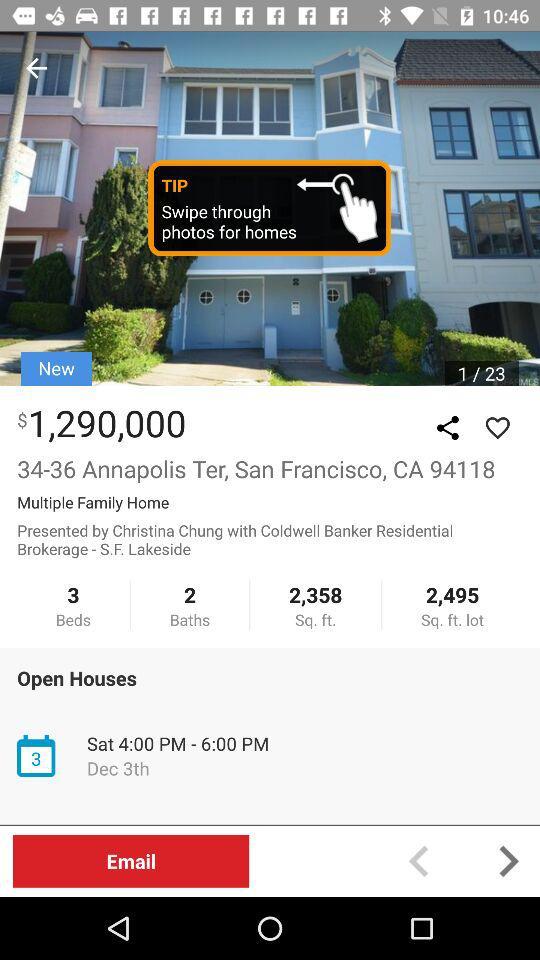 The width and height of the screenshot is (540, 960). What do you see at coordinates (508, 860) in the screenshot?
I see `the arrow_forward icon` at bounding box center [508, 860].